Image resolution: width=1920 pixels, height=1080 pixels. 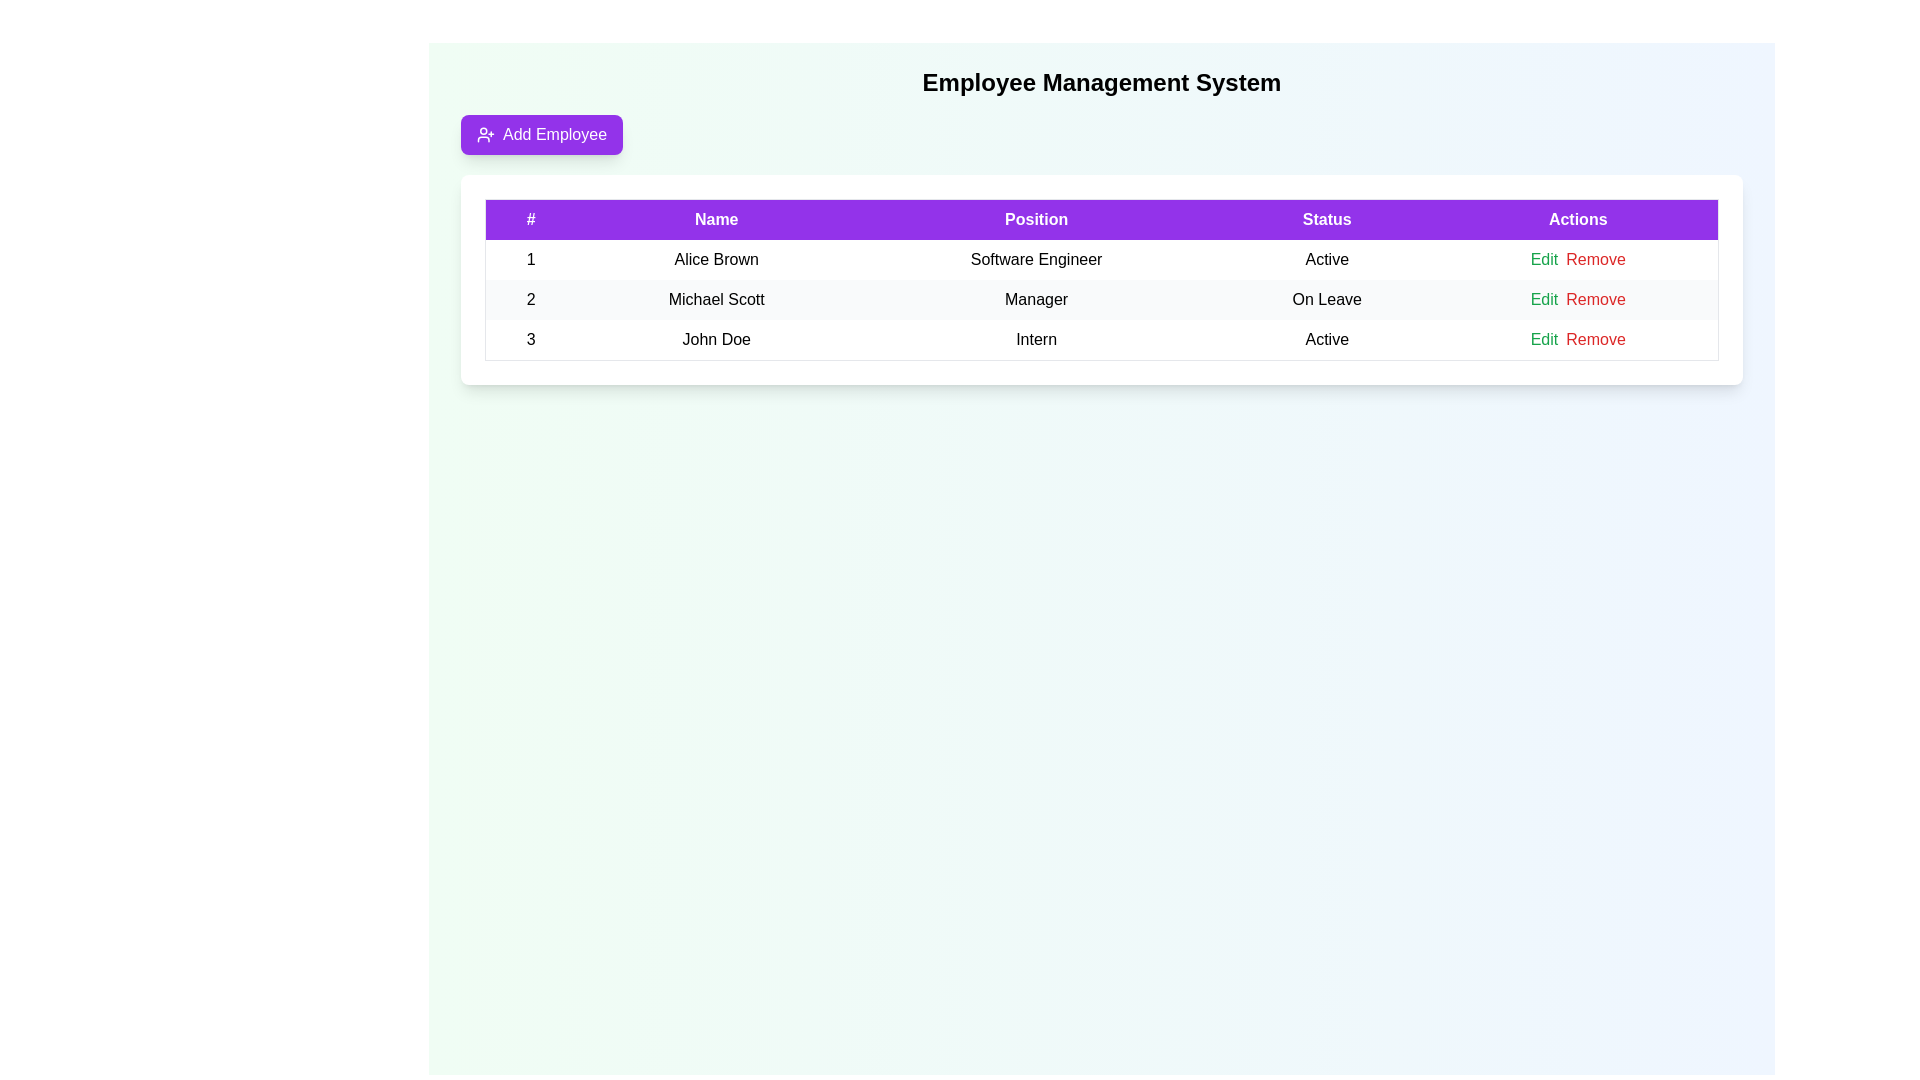 I want to click on the white table cell containing the numeral '2' in the second row and first column of the employee information table, so click(x=530, y=300).